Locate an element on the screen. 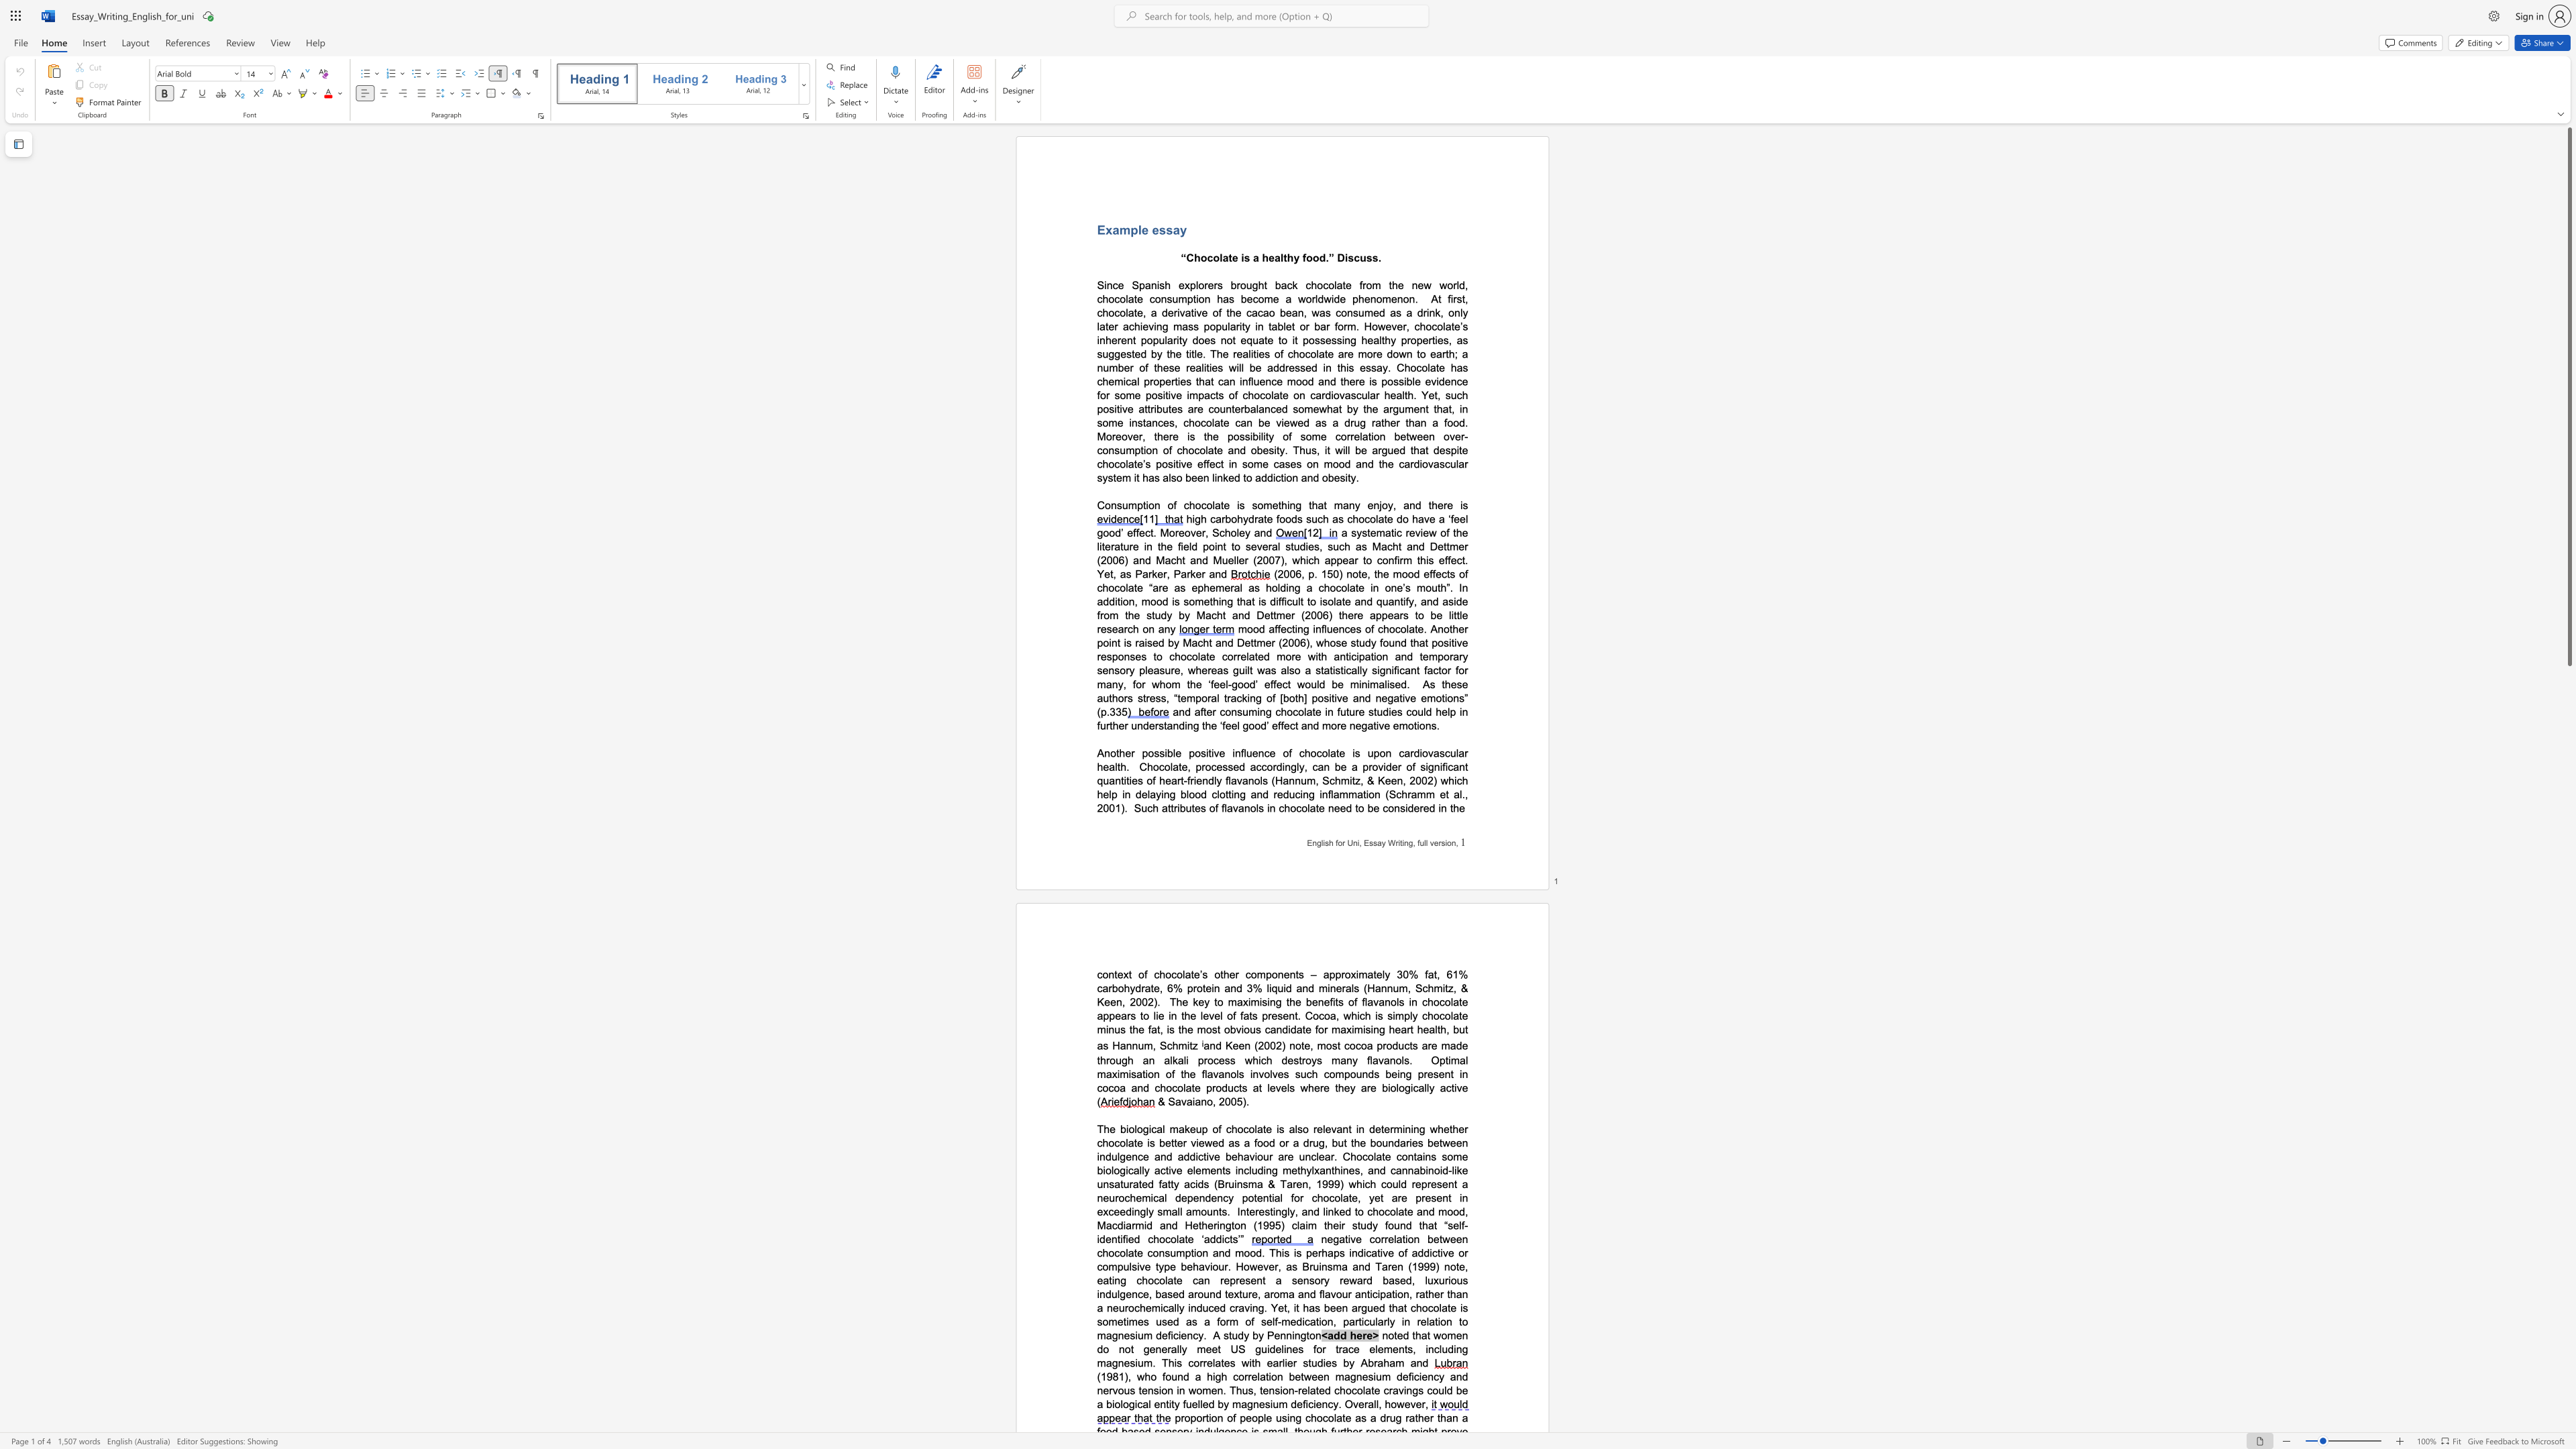 This screenshot has width=2576, height=1449. the scrollbar on the right to move the page downward is located at coordinates (2568, 1328).